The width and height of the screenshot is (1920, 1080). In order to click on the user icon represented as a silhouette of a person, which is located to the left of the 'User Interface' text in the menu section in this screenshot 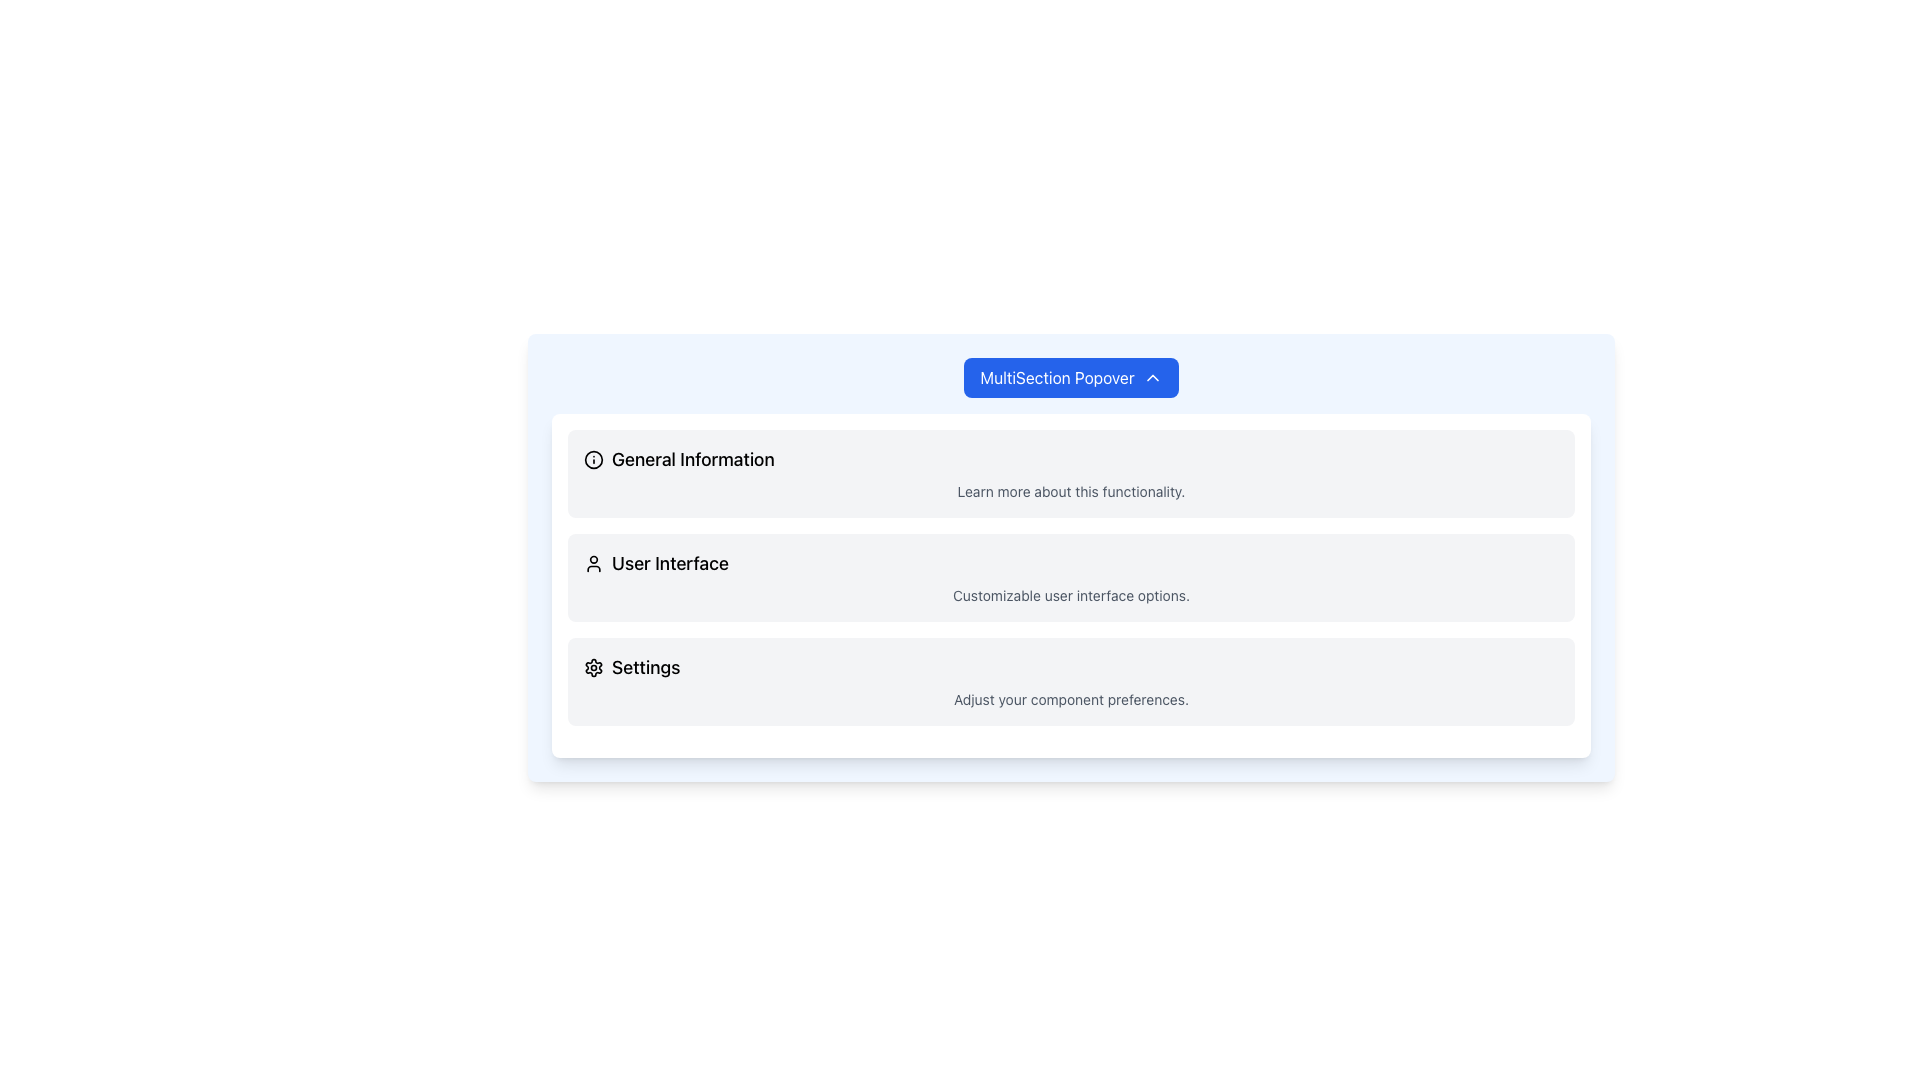, I will do `click(593, 563)`.